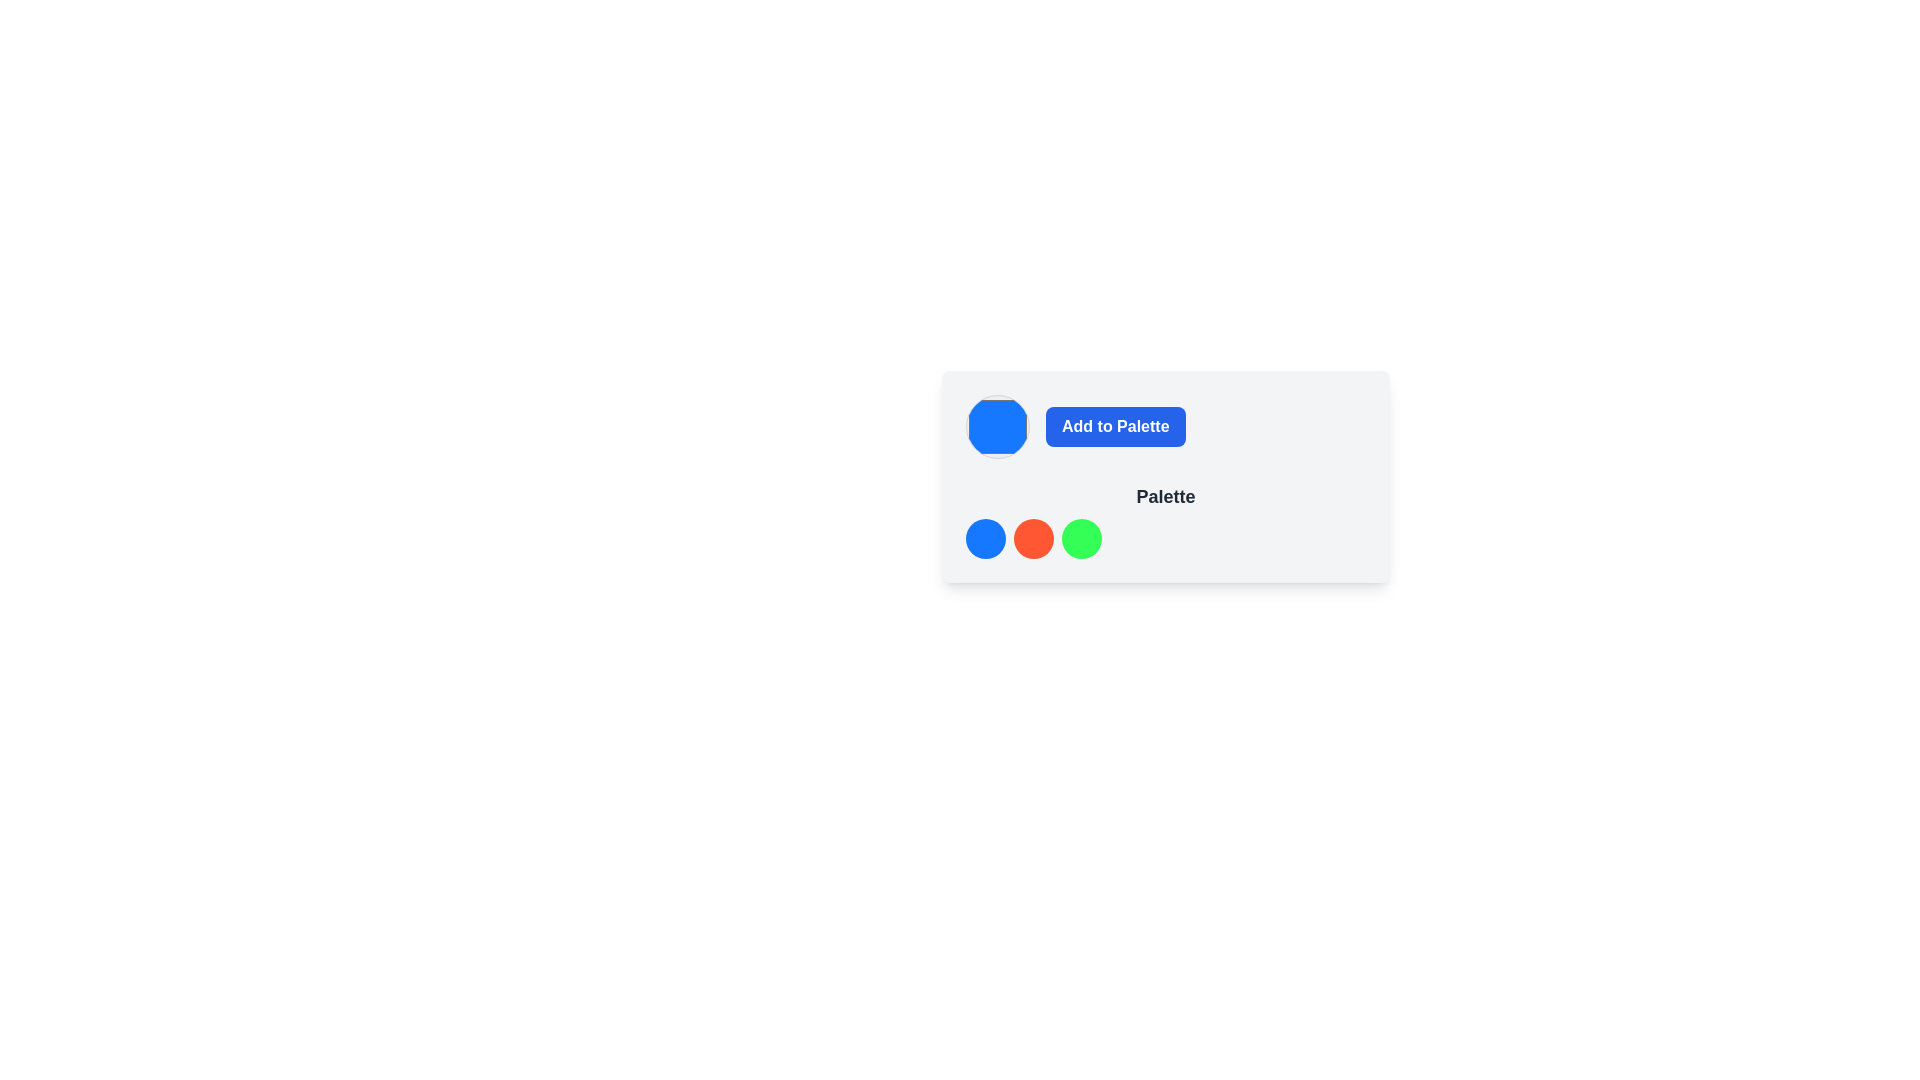 The image size is (1920, 1080). What do you see at coordinates (985, 538) in the screenshot?
I see `the first circular blue decorative item located at the bottom section of the interface, which is the leftmost among three similar items` at bounding box center [985, 538].